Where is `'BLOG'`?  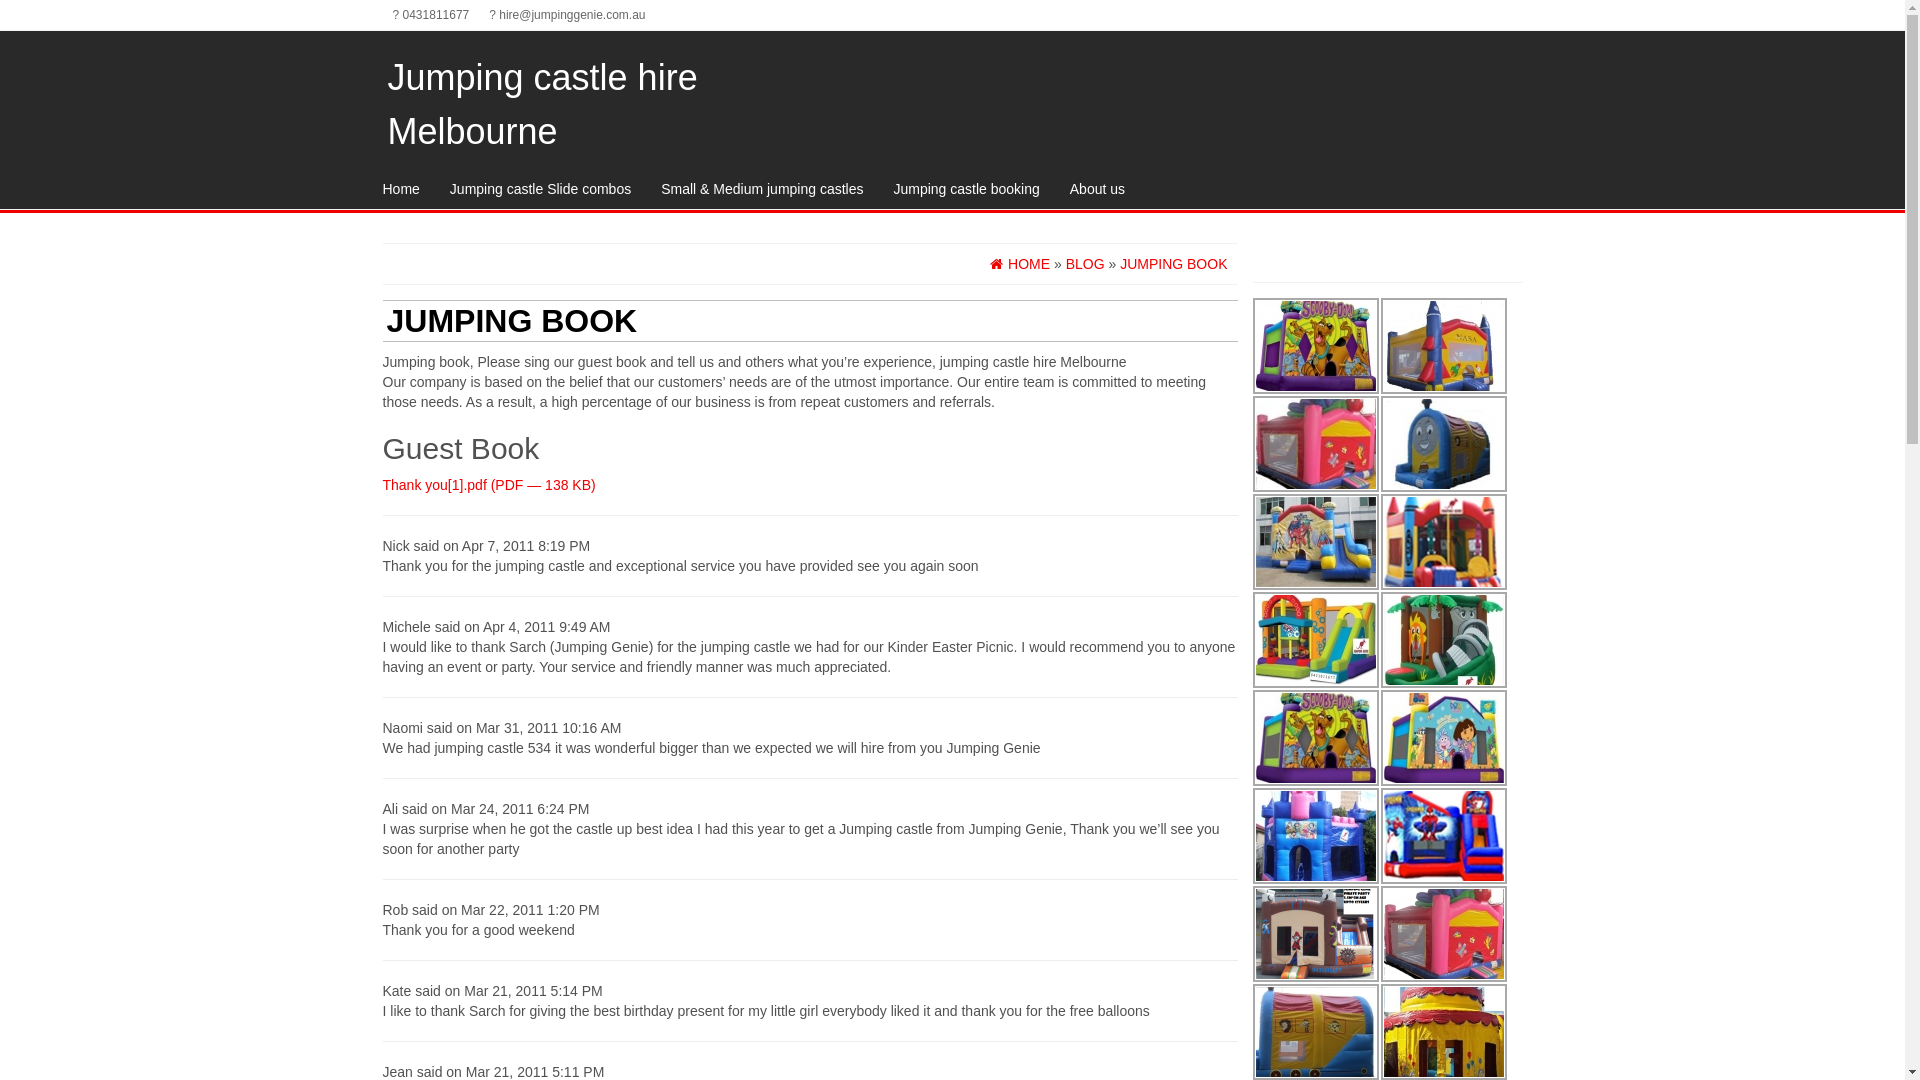
'BLOG' is located at coordinates (1064, 262).